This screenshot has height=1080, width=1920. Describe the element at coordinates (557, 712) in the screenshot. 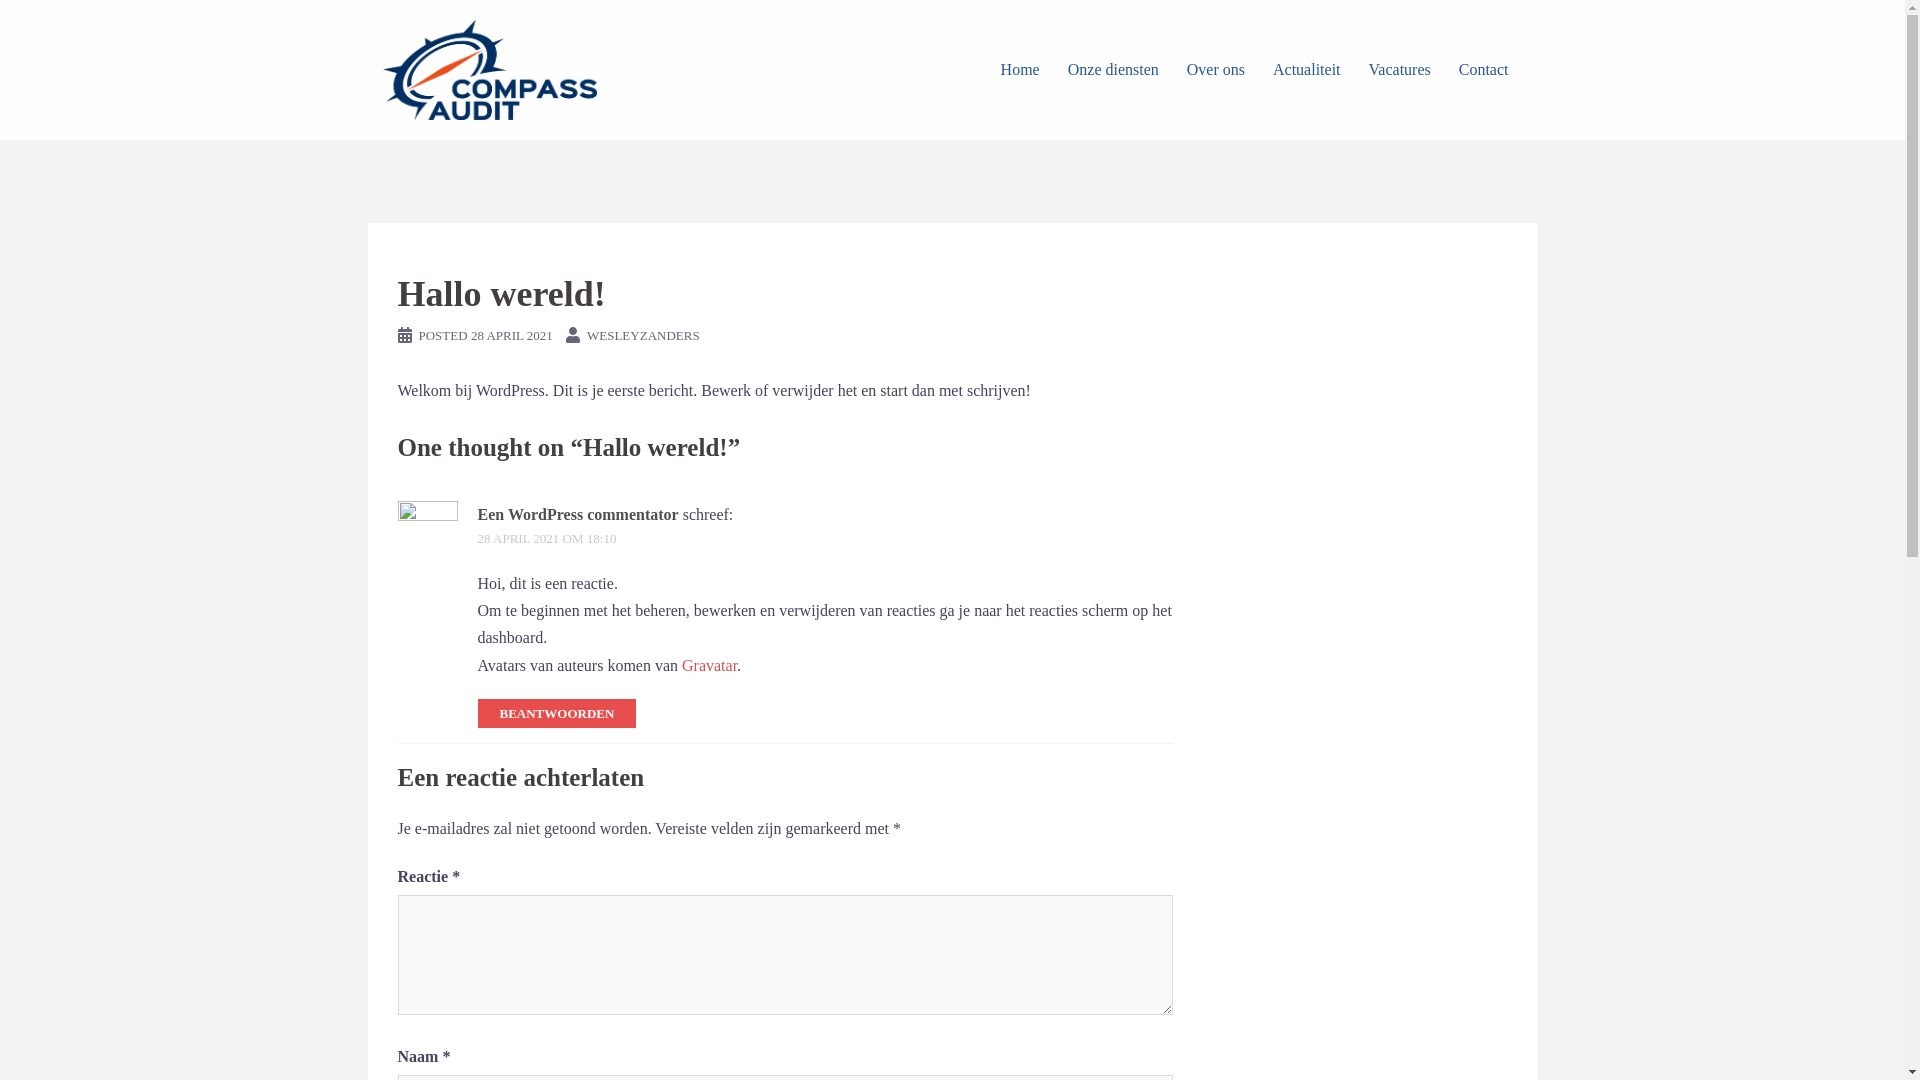

I see `'BEANTWOORDEN'` at that location.